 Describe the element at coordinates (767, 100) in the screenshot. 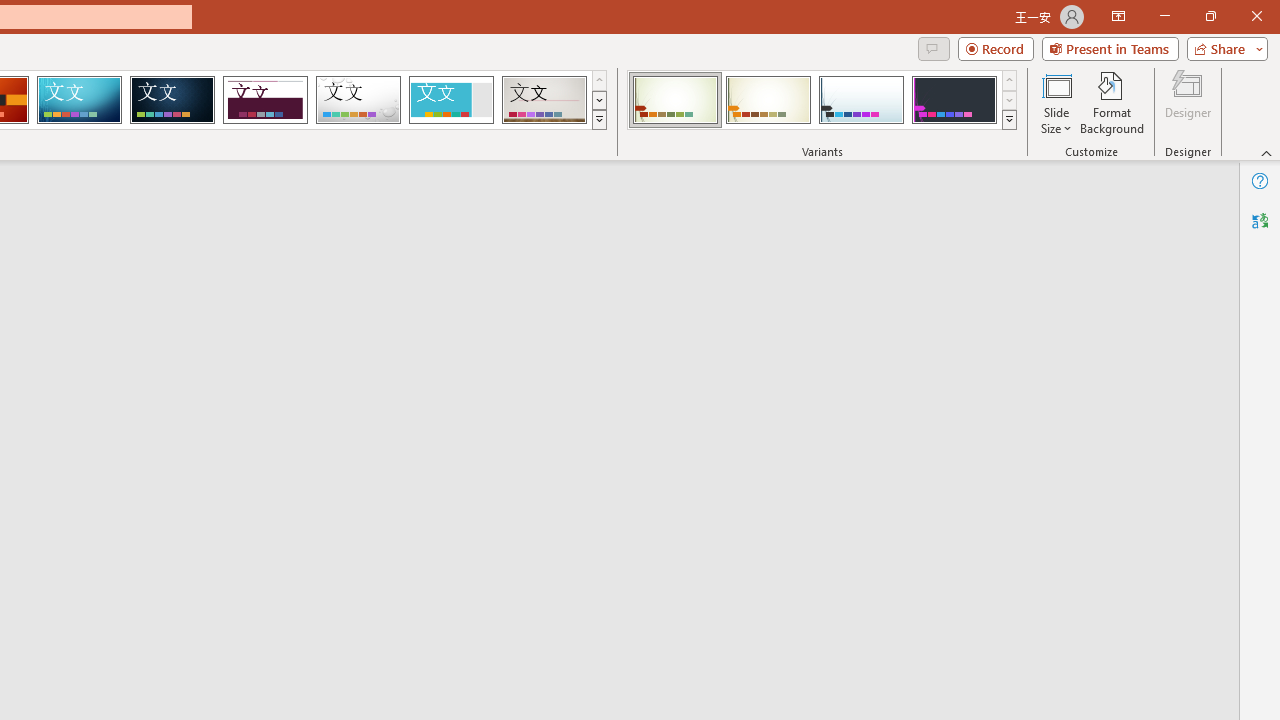

I see `'Wisp Variant 2'` at that location.